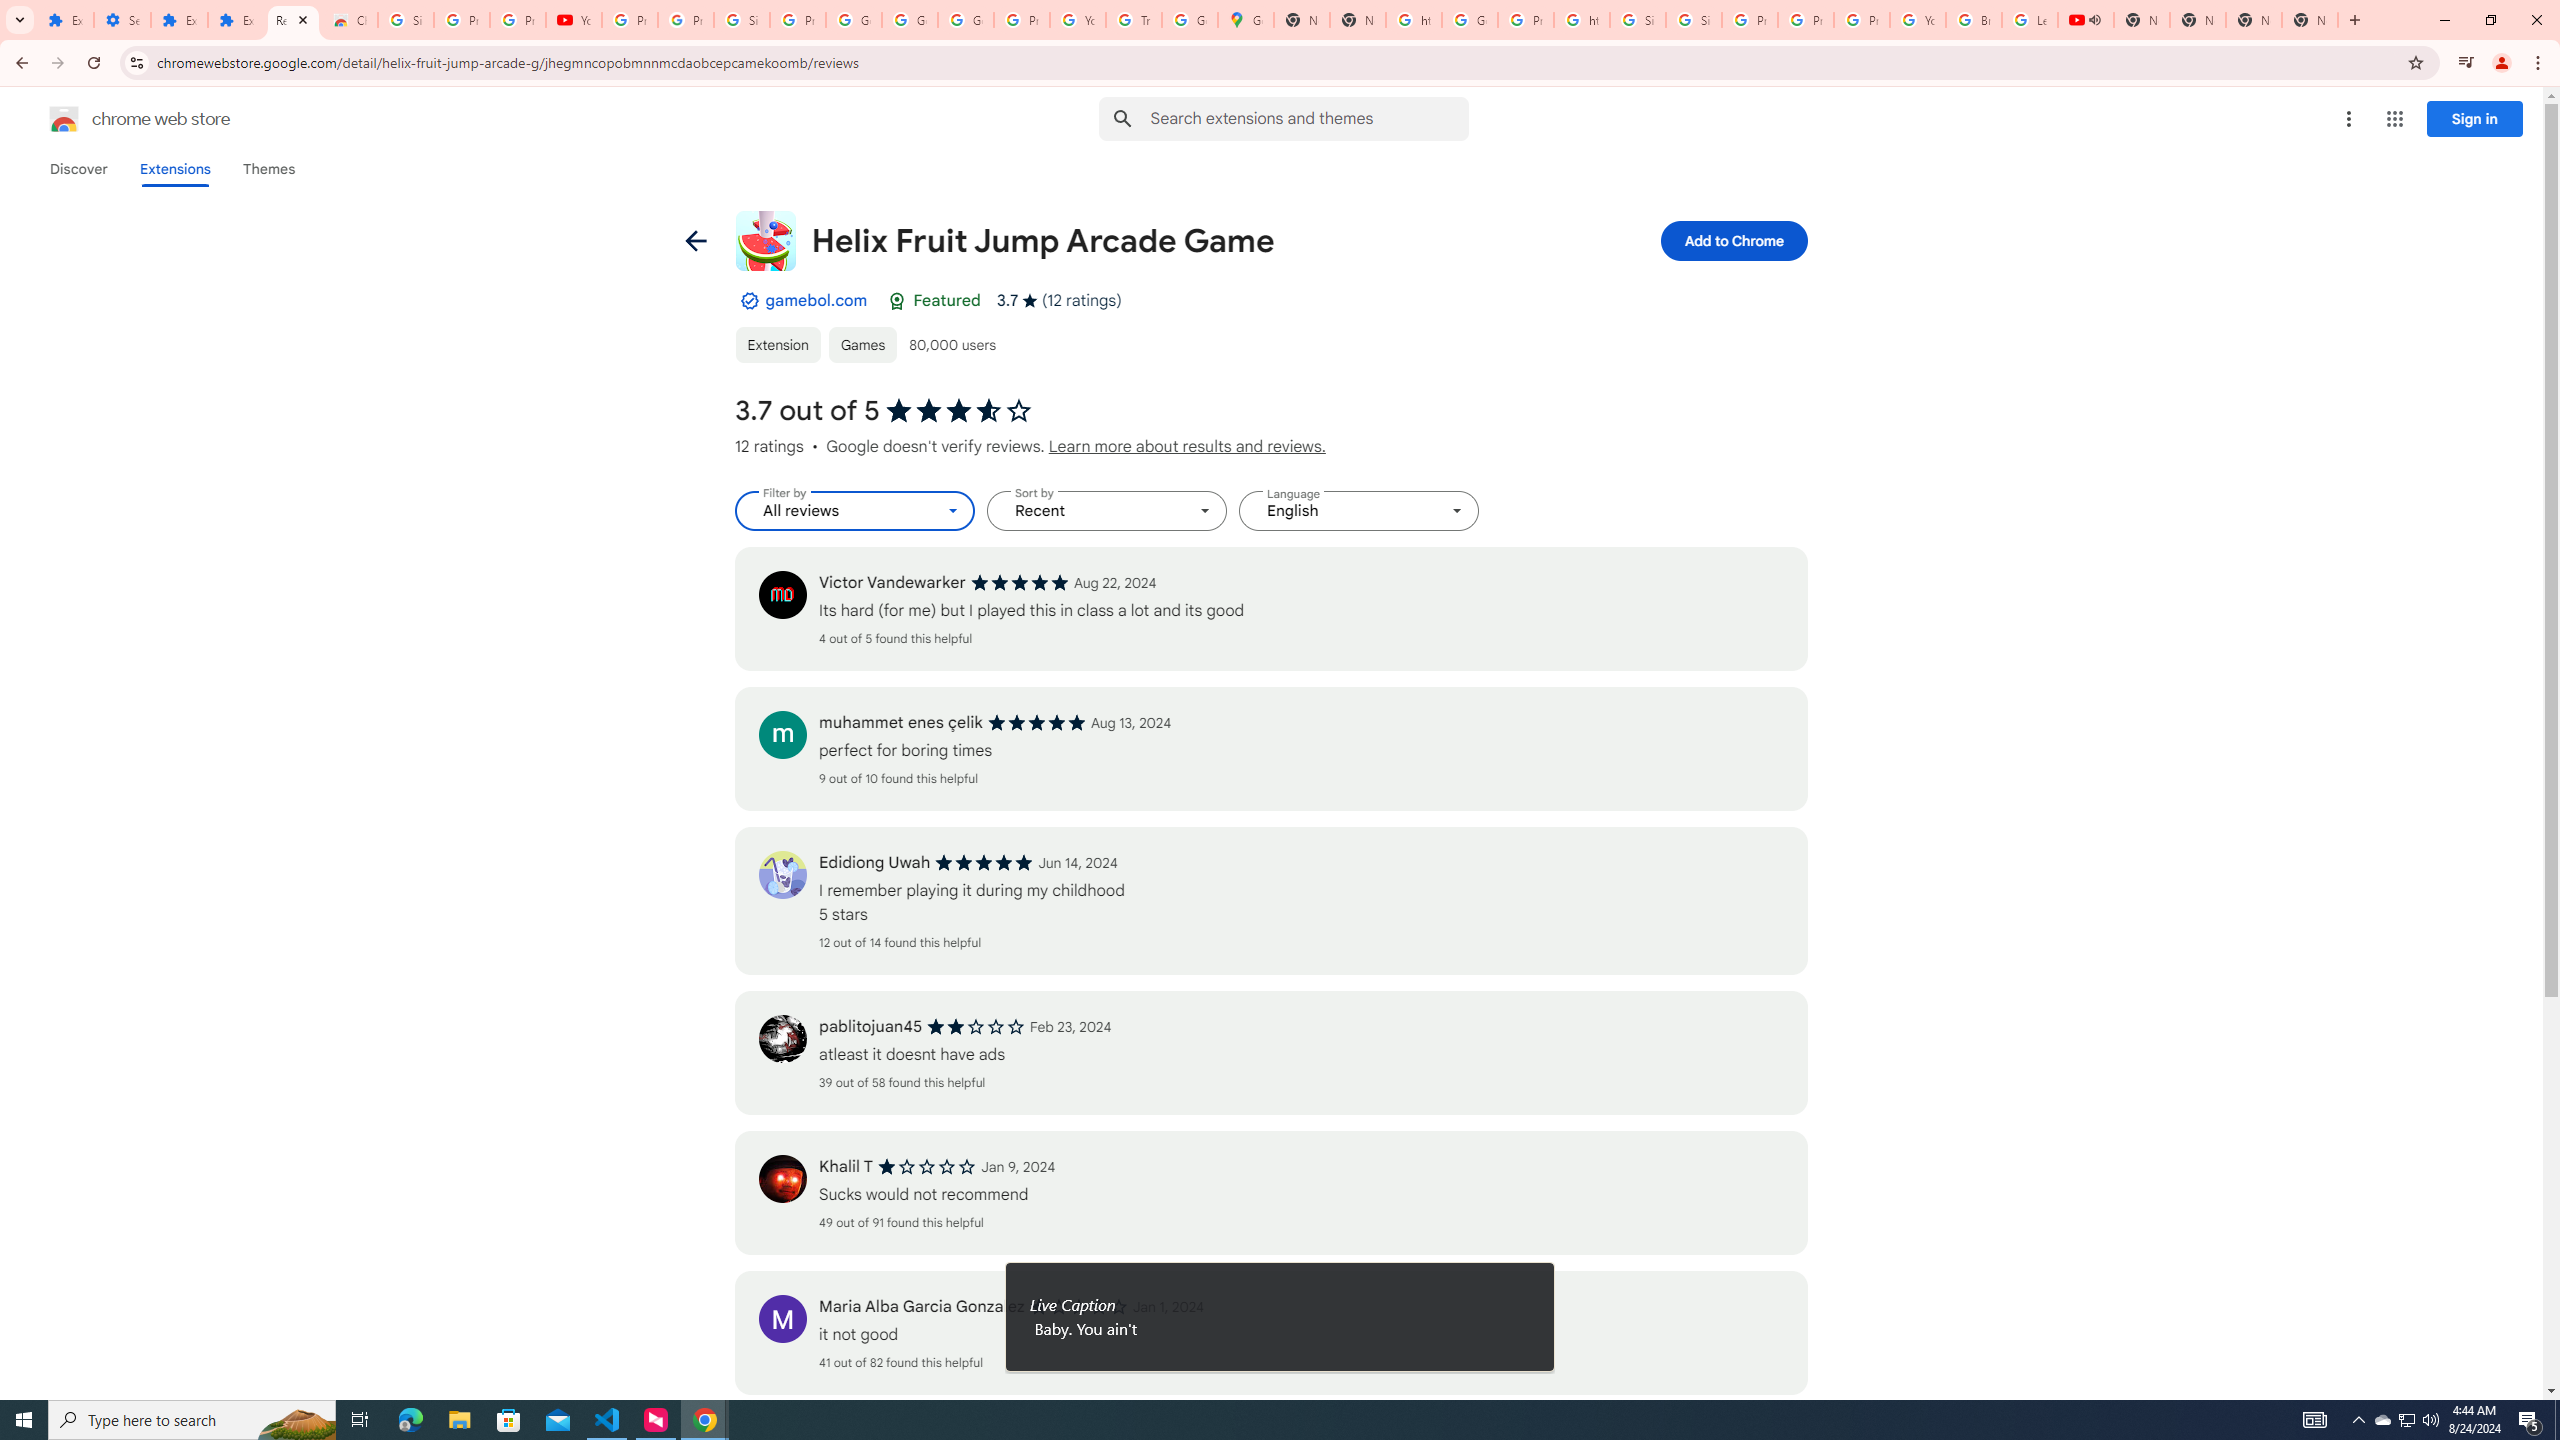 This screenshot has width=2560, height=1440. I want to click on '2 out of 5 stars', so click(975, 1026).